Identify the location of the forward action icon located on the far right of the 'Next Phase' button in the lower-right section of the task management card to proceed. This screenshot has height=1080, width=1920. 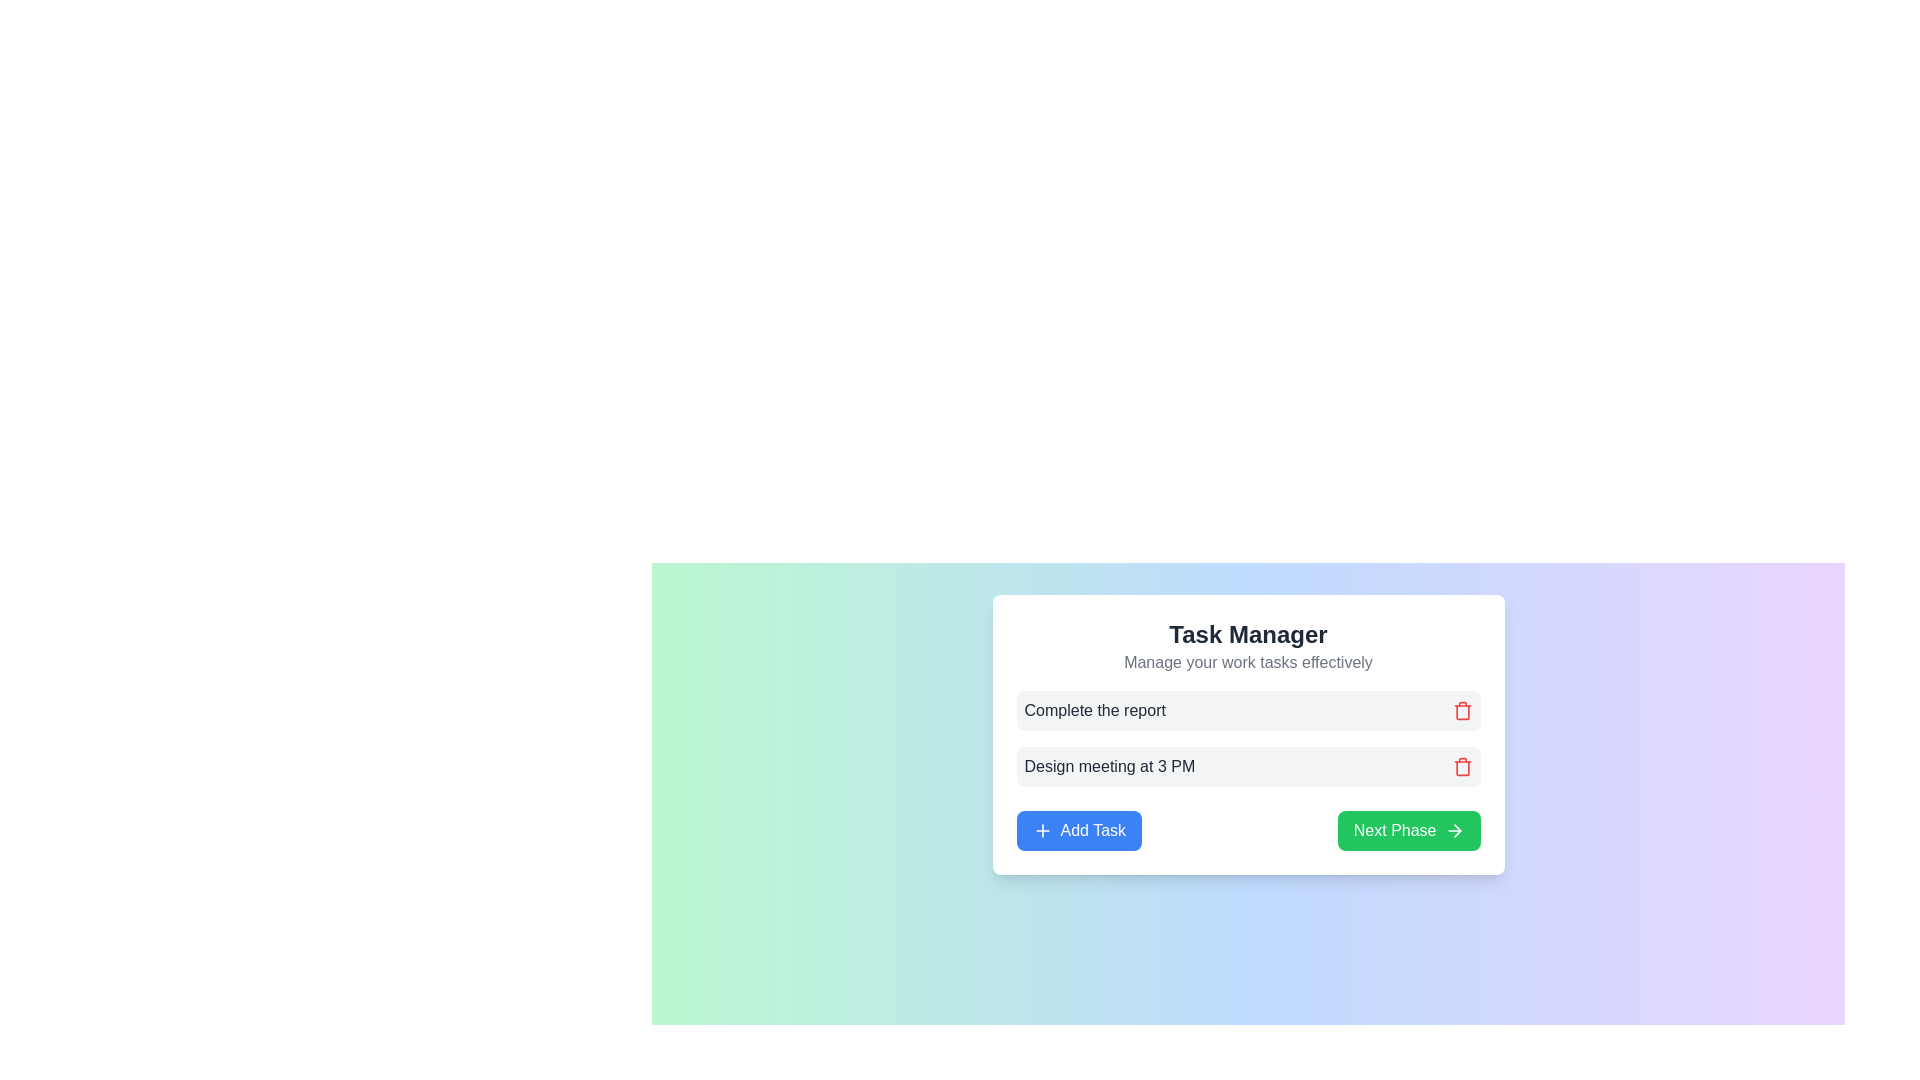
(1454, 830).